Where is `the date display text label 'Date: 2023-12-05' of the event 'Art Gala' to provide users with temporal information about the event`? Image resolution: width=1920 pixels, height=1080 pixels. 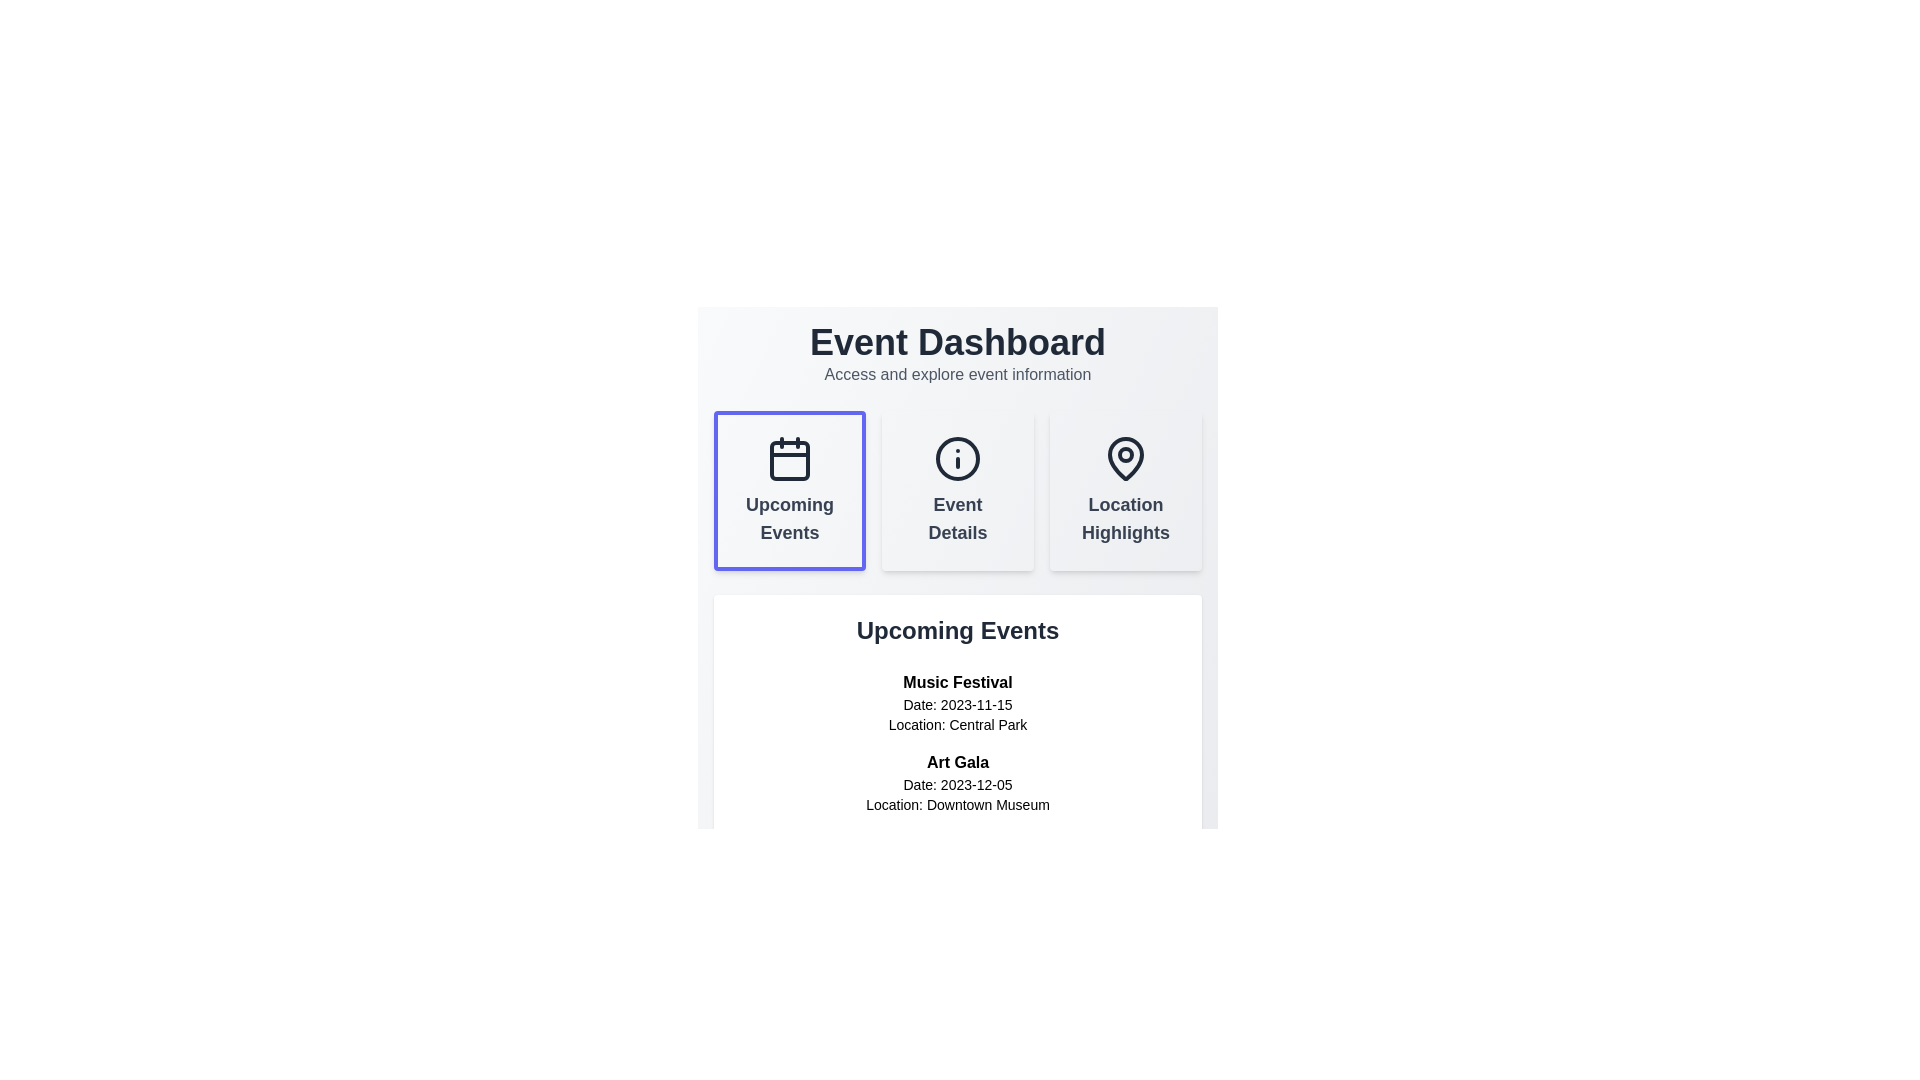
the date display text label 'Date: 2023-12-05' of the event 'Art Gala' to provide users with temporal information about the event is located at coordinates (957, 784).